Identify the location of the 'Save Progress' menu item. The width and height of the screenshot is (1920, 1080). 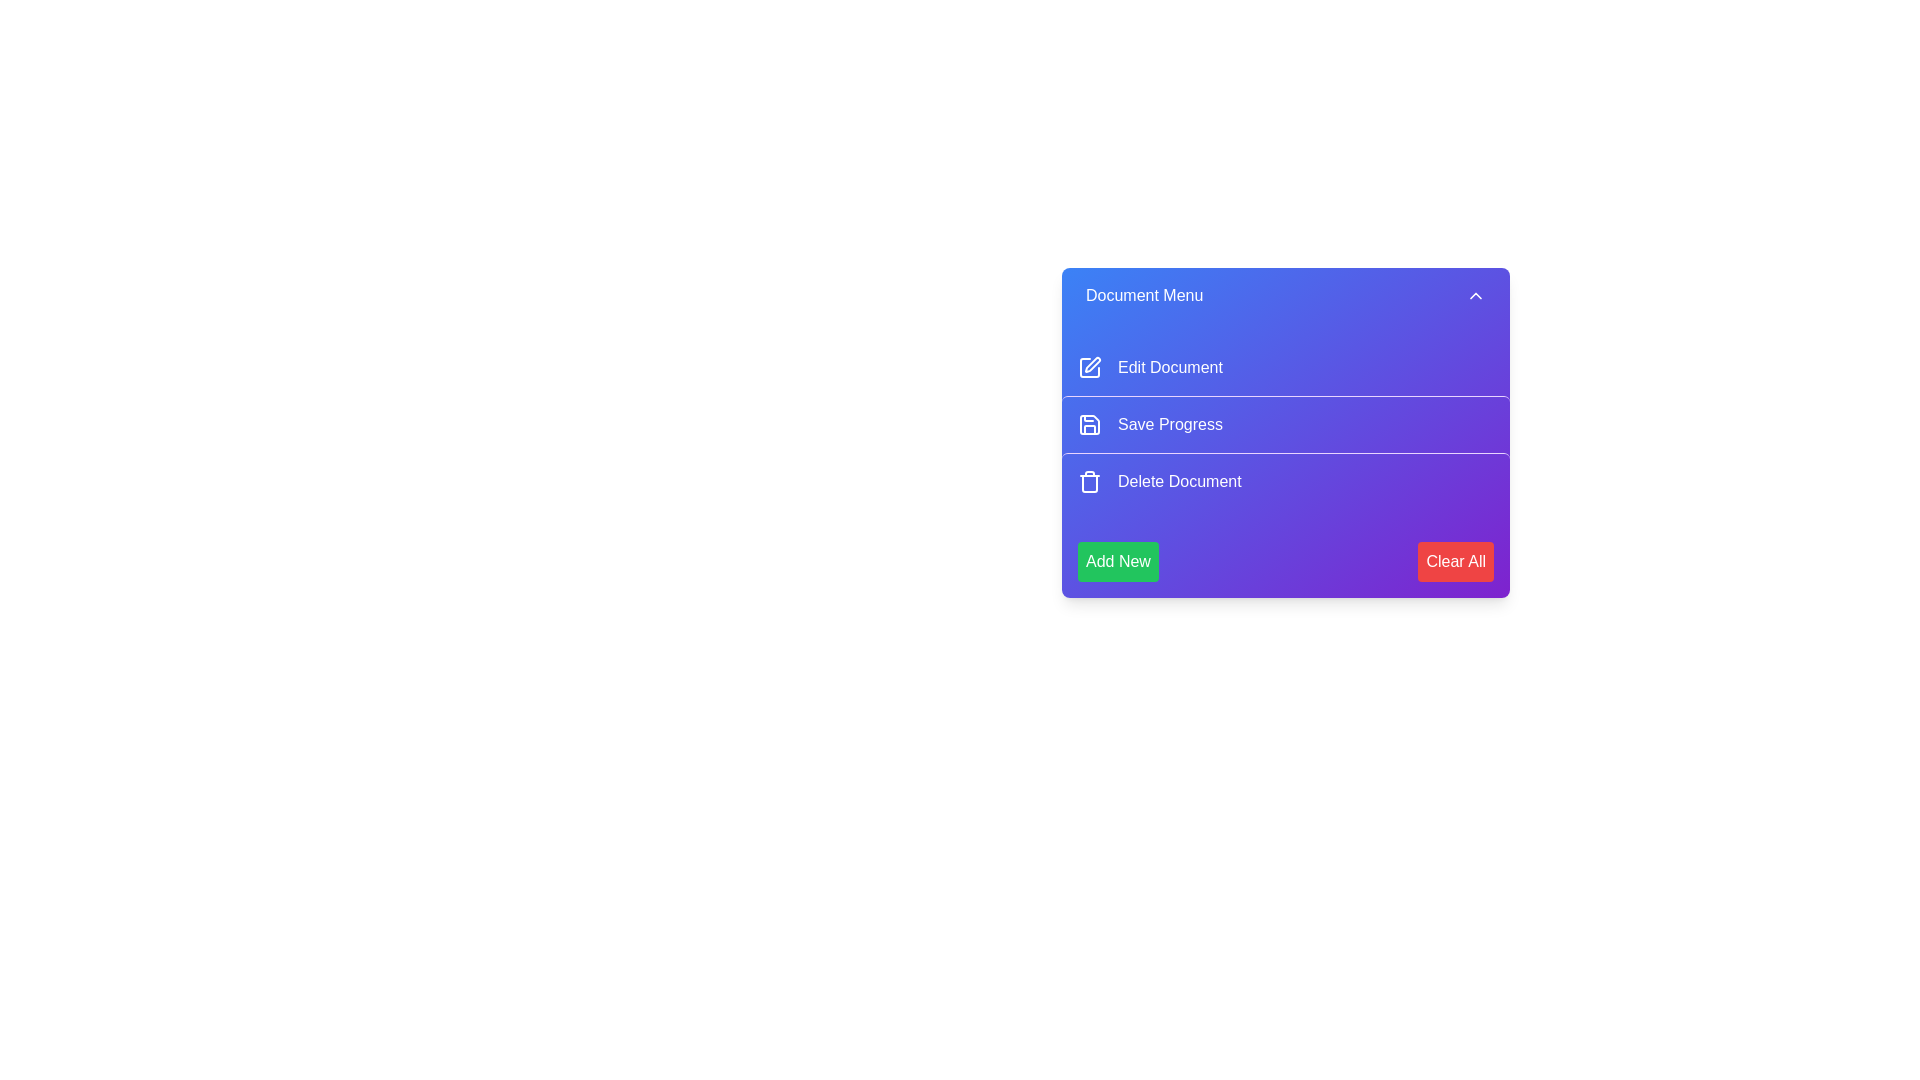
(1286, 423).